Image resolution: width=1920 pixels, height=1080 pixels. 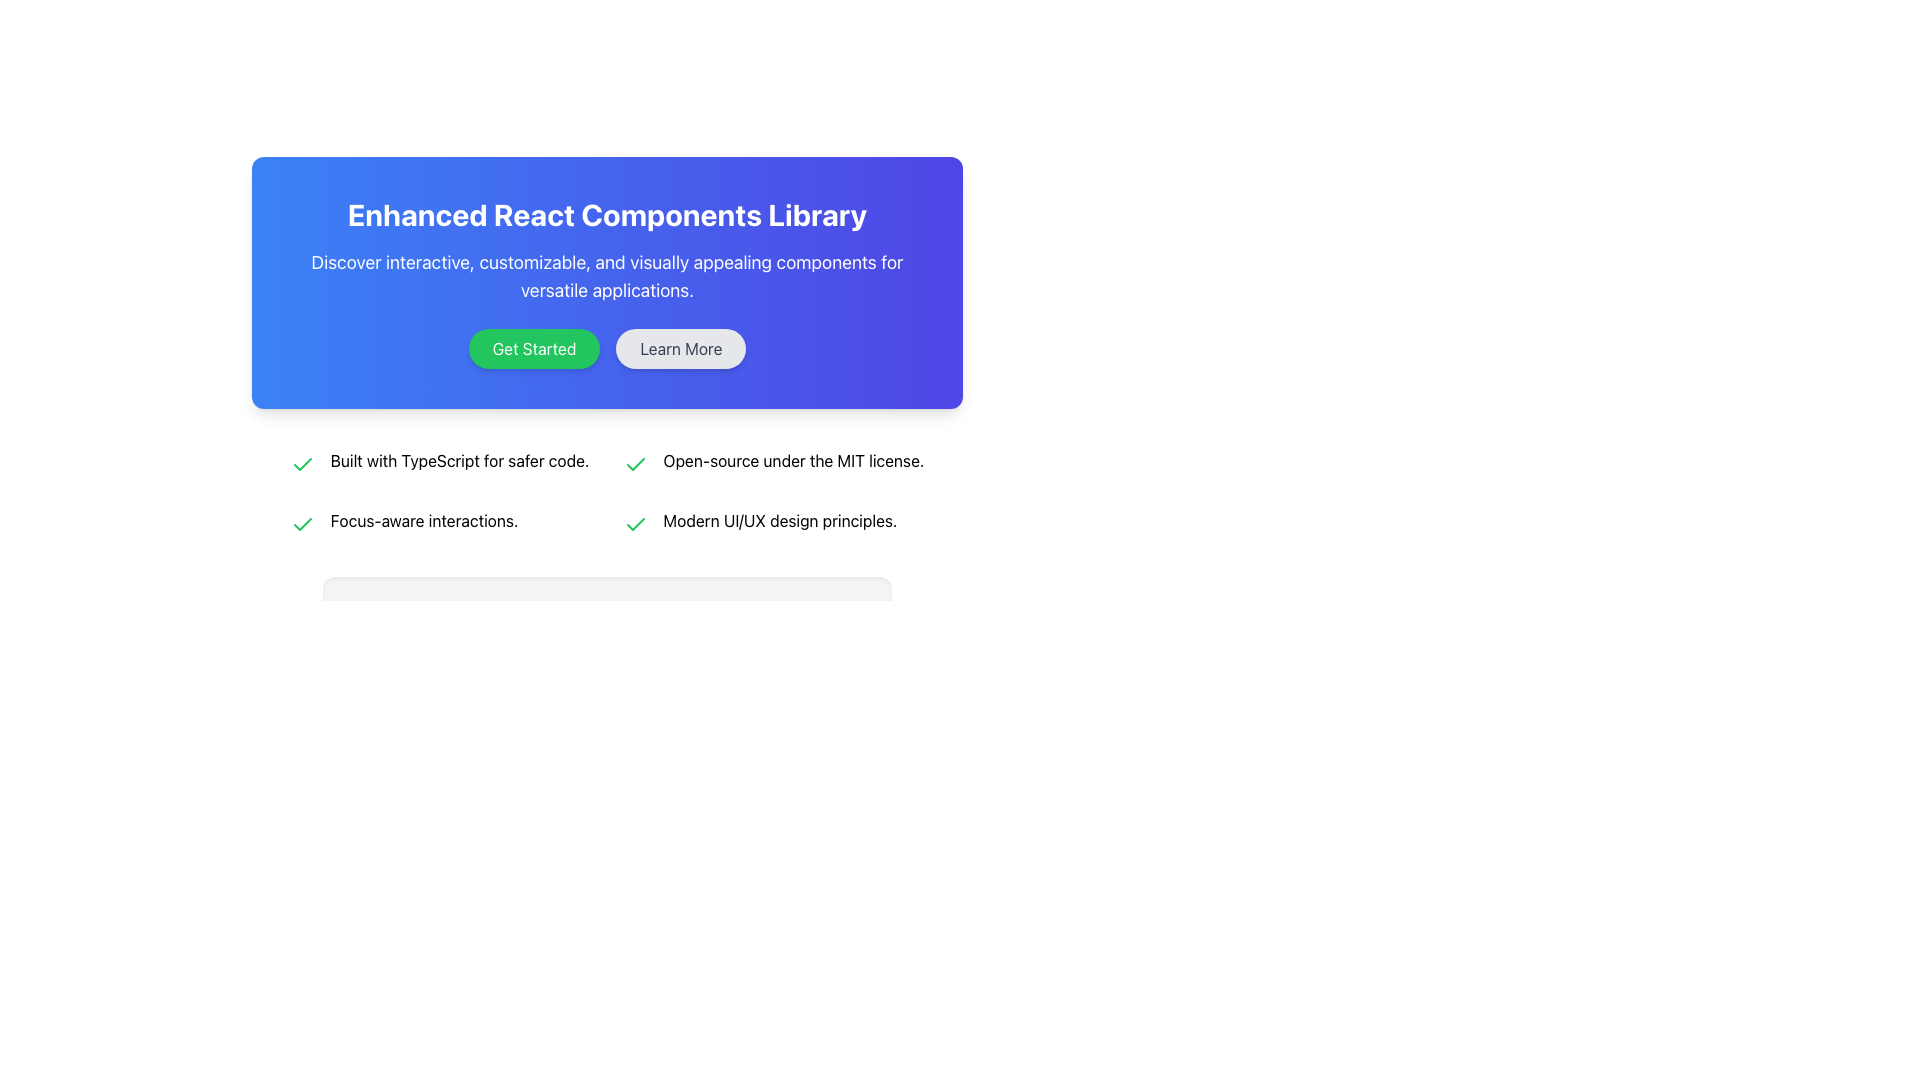 What do you see at coordinates (301, 465) in the screenshot?
I see `the green checkmark icon indicating fulfillment, located to the left of the text 'Built with TypeScript for safer code.'` at bounding box center [301, 465].